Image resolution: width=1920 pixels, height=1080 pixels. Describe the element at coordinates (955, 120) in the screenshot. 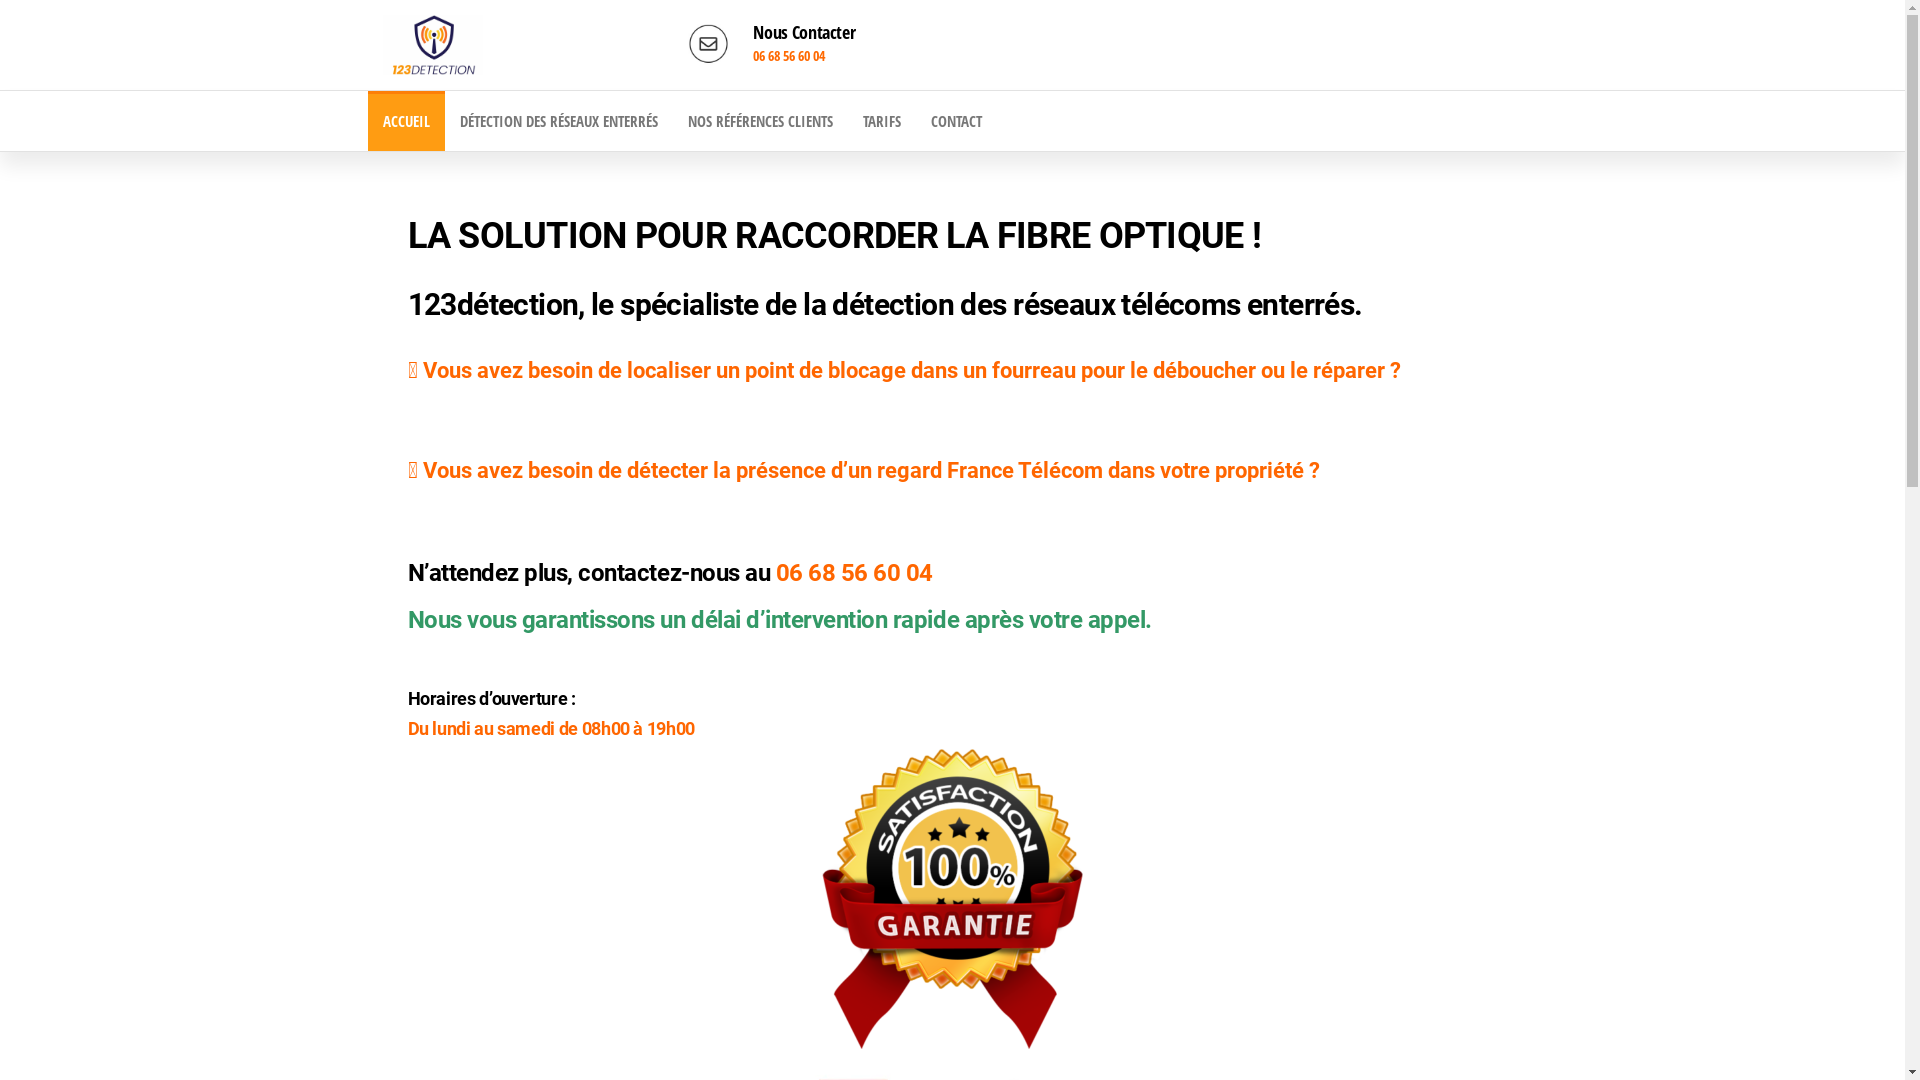

I see `'CONTACT'` at that location.